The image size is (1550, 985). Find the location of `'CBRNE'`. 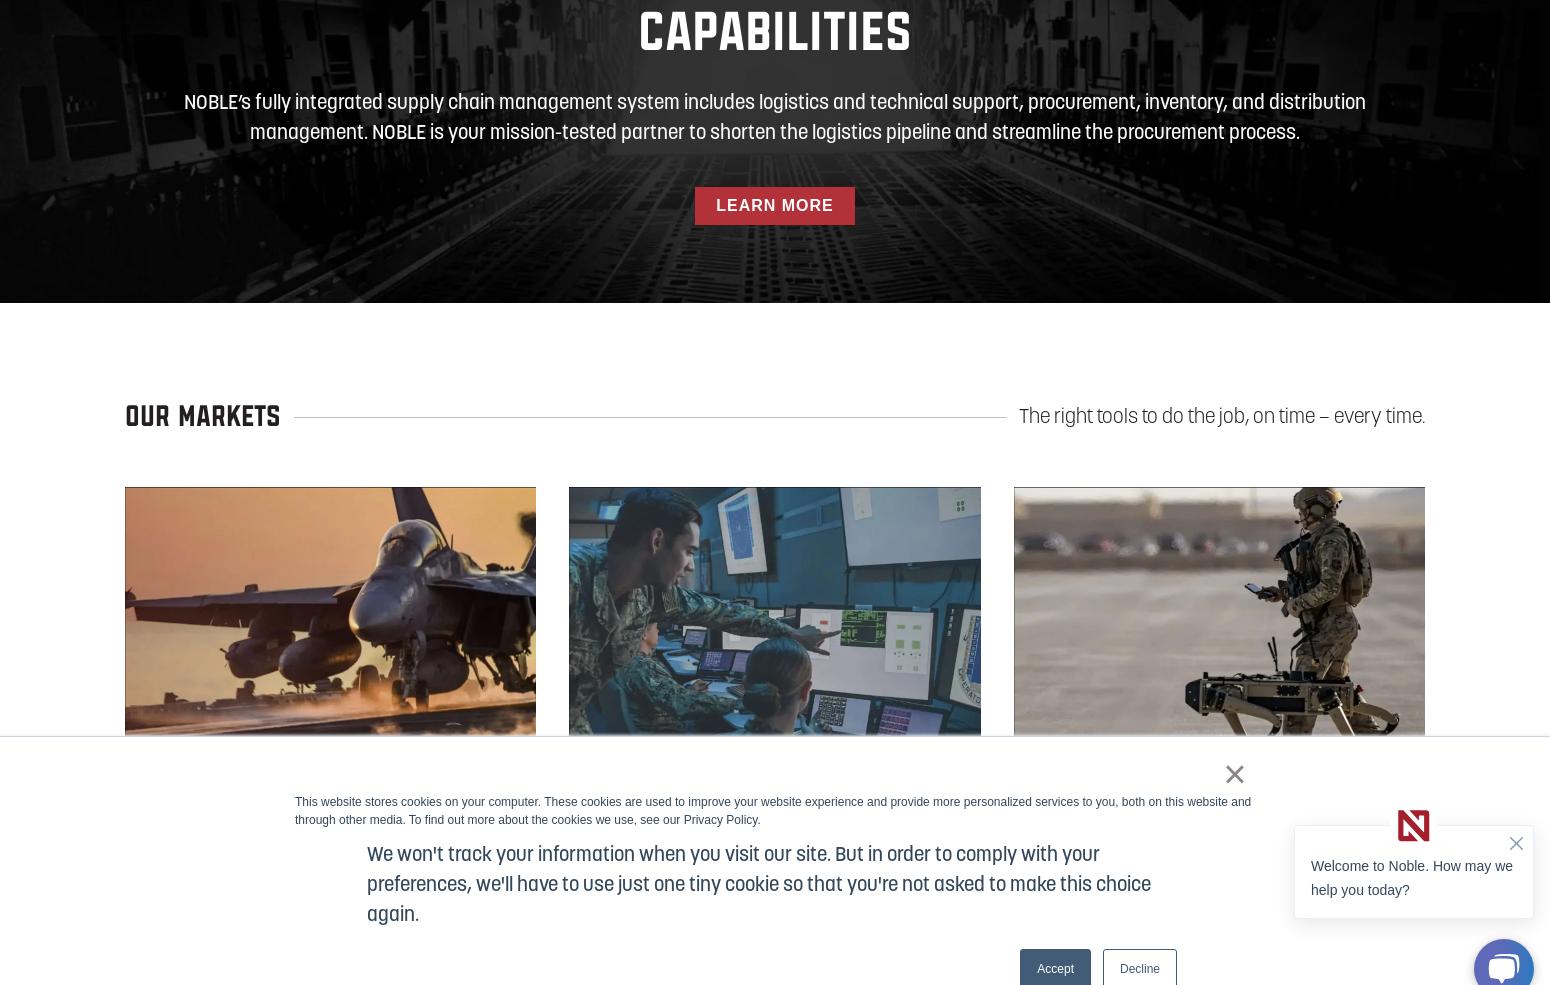

'CBRNE' is located at coordinates (1012, 794).